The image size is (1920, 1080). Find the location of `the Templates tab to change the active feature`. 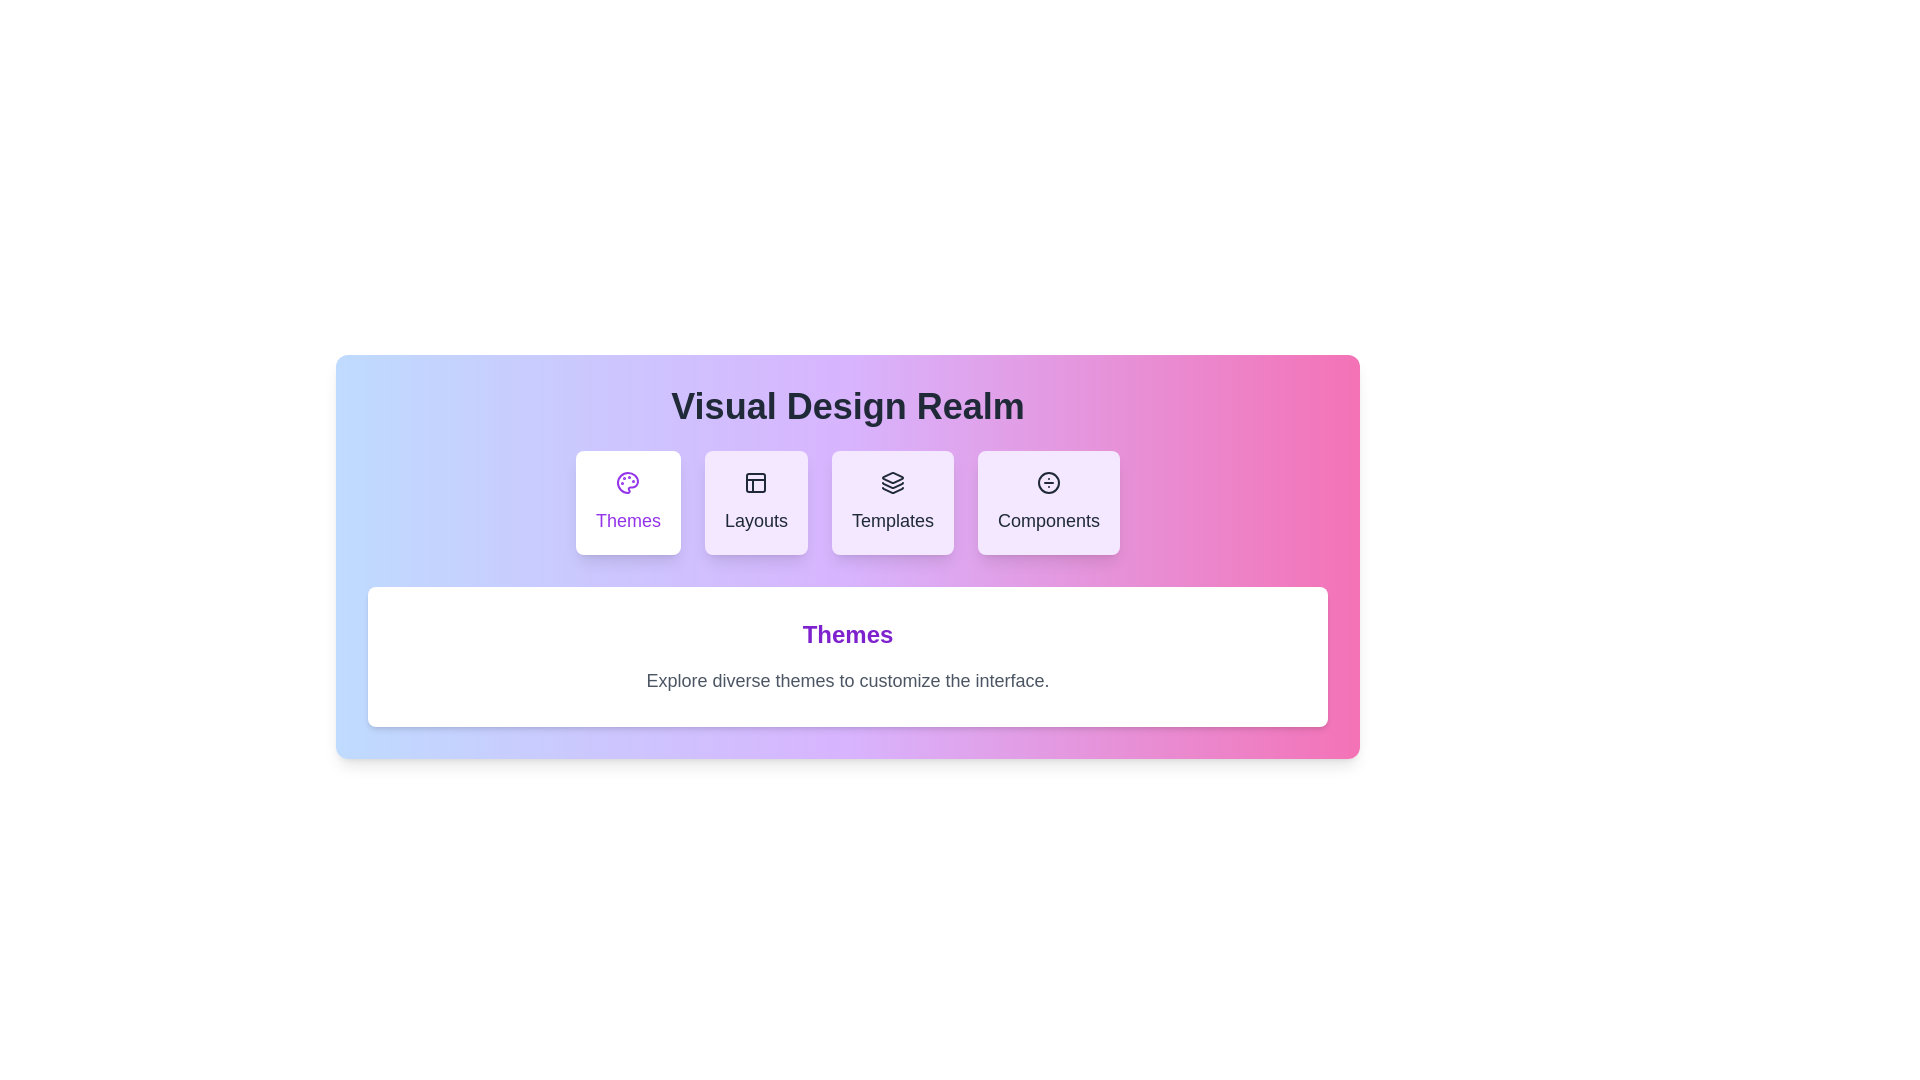

the Templates tab to change the active feature is located at coordinates (891, 501).